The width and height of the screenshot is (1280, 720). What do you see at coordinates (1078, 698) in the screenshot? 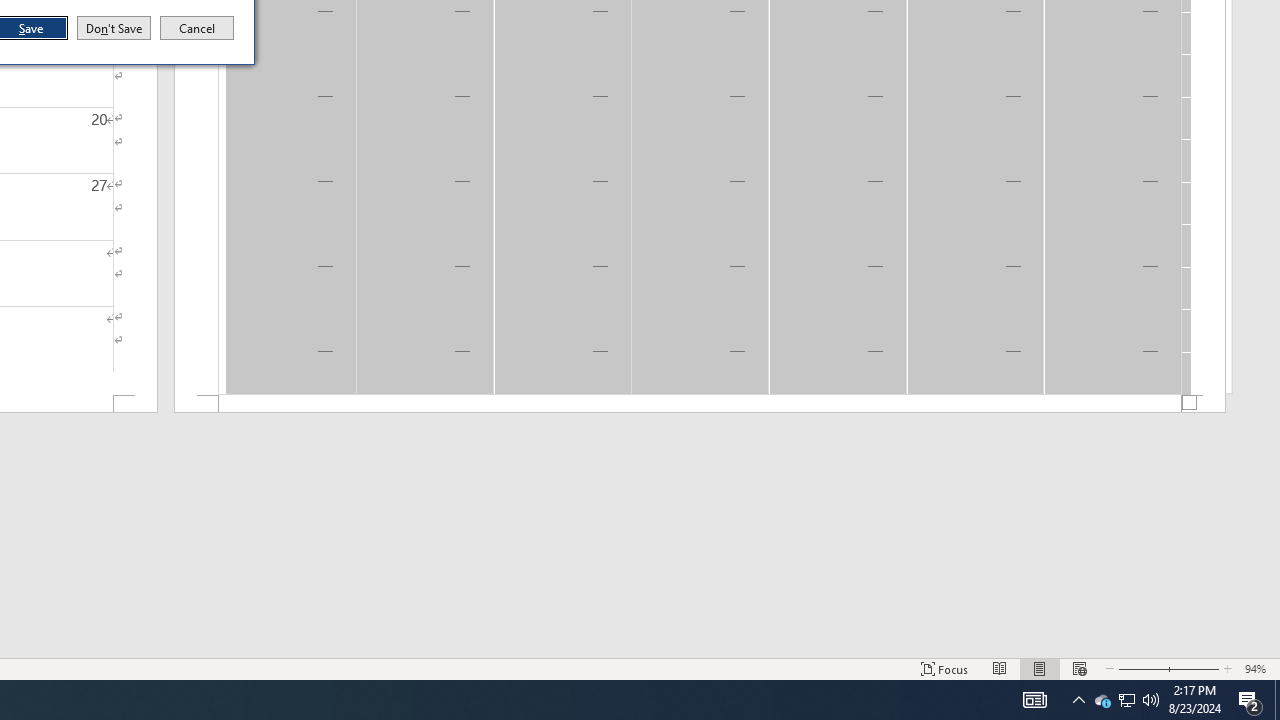
I see `'Notification Chevron'` at bounding box center [1078, 698].